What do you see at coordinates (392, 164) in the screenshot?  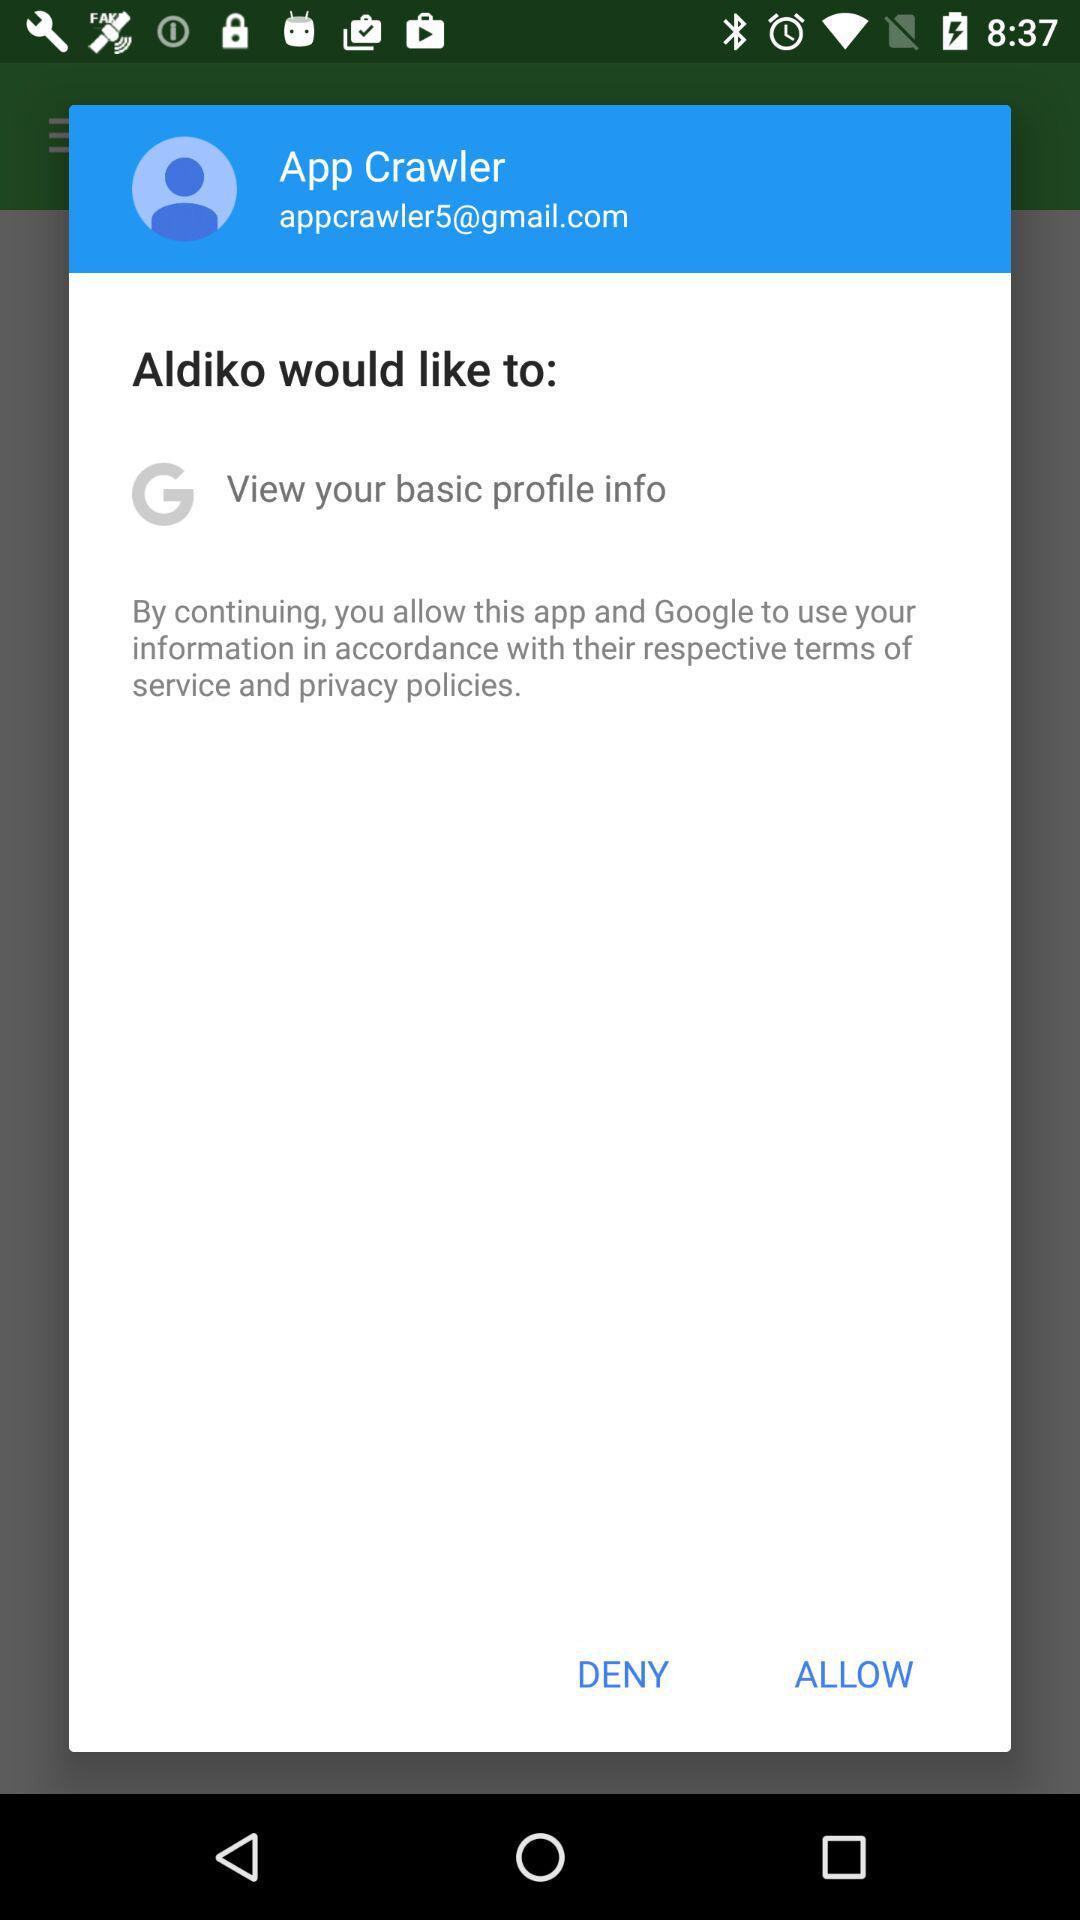 I see `app crawler app` at bounding box center [392, 164].